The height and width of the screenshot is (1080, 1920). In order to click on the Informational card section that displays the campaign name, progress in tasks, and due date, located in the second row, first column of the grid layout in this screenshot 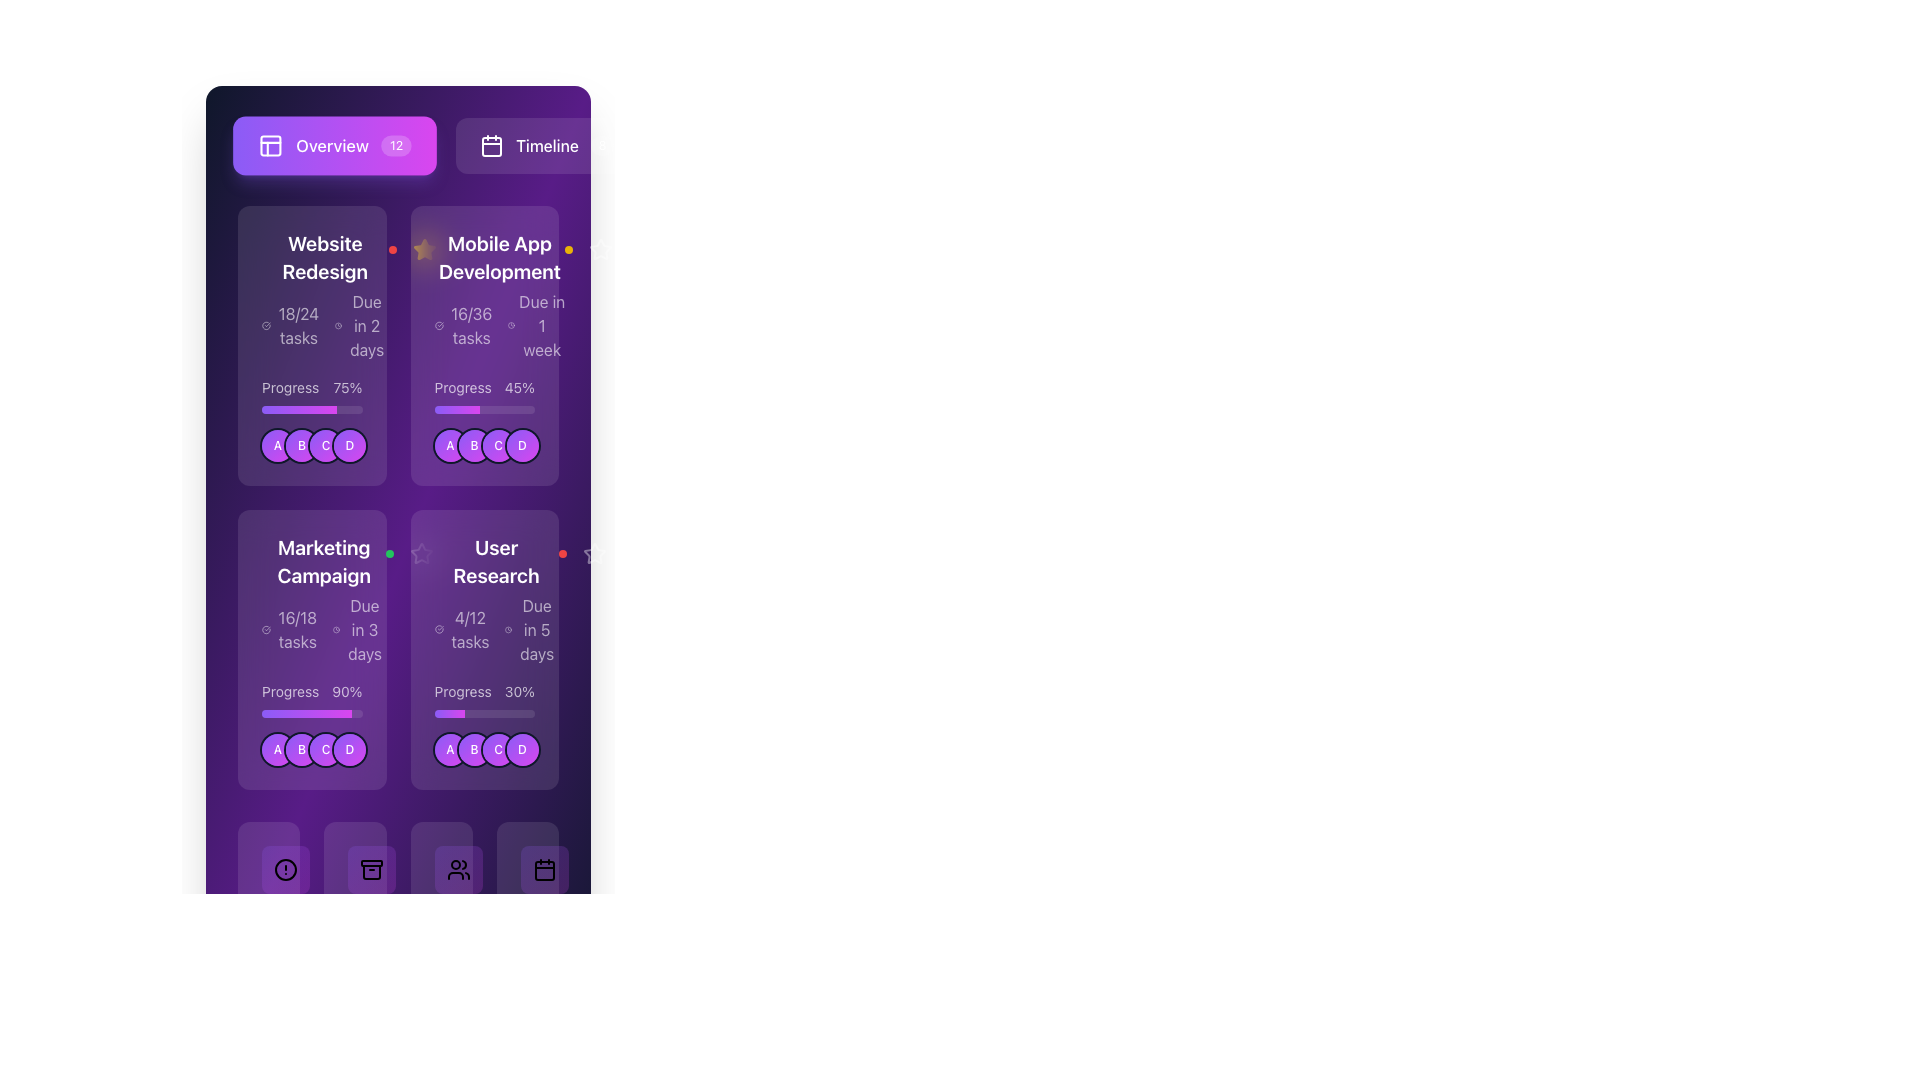, I will do `click(311, 599)`.